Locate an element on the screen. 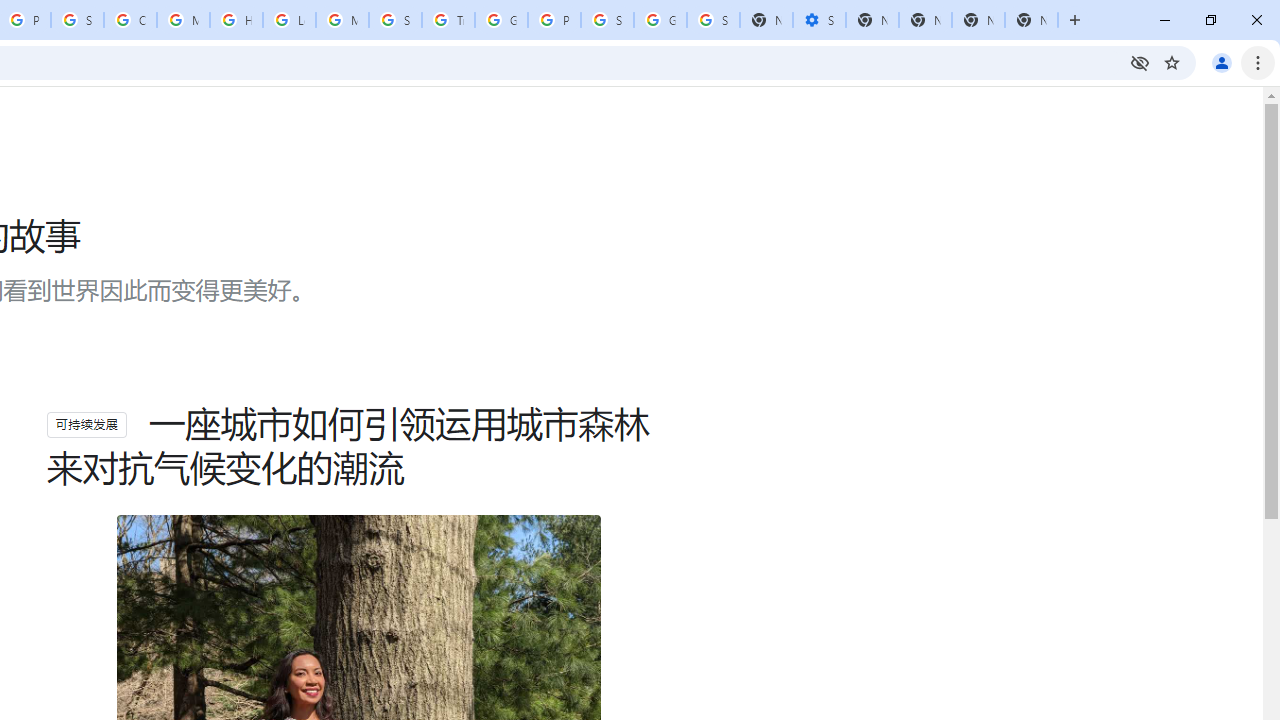  'New Tab' is located at coordinates (1031, 20).